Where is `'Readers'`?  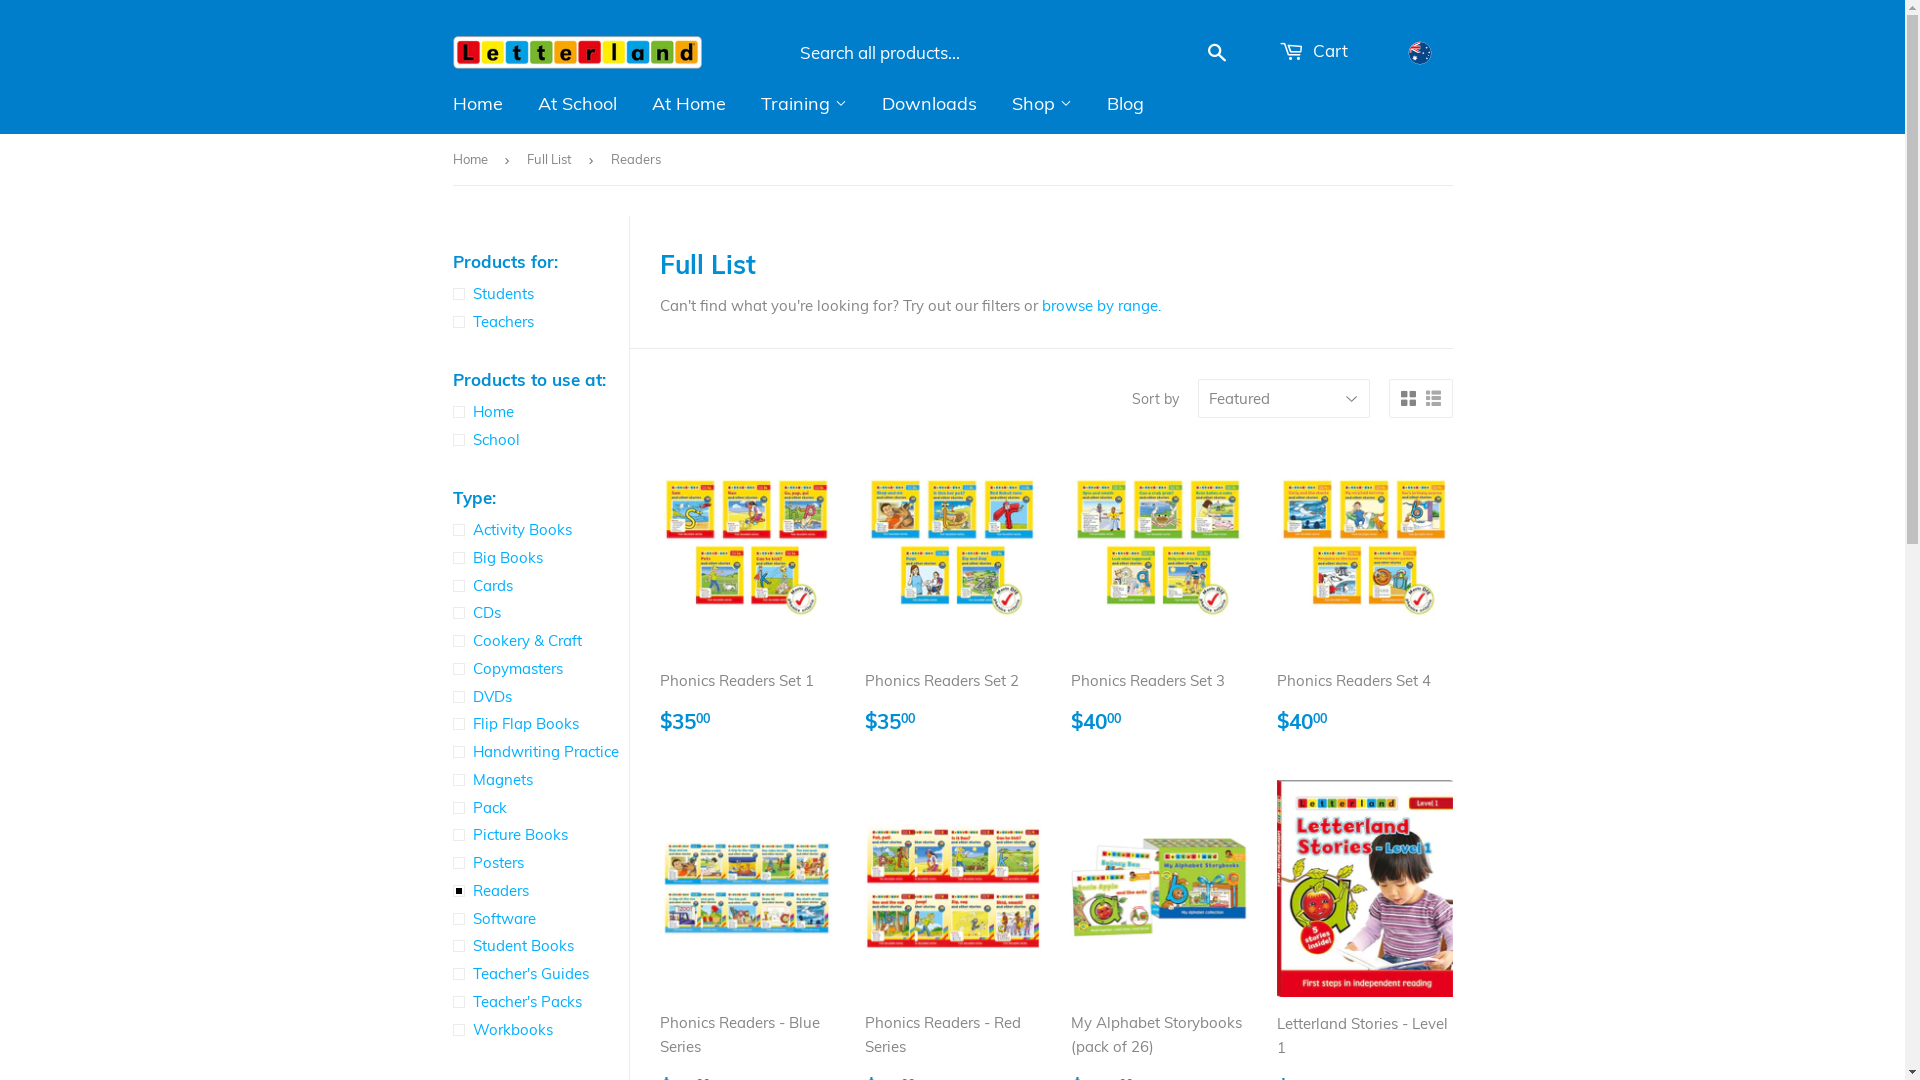 'Readers' is located at coordinates (539, 890).